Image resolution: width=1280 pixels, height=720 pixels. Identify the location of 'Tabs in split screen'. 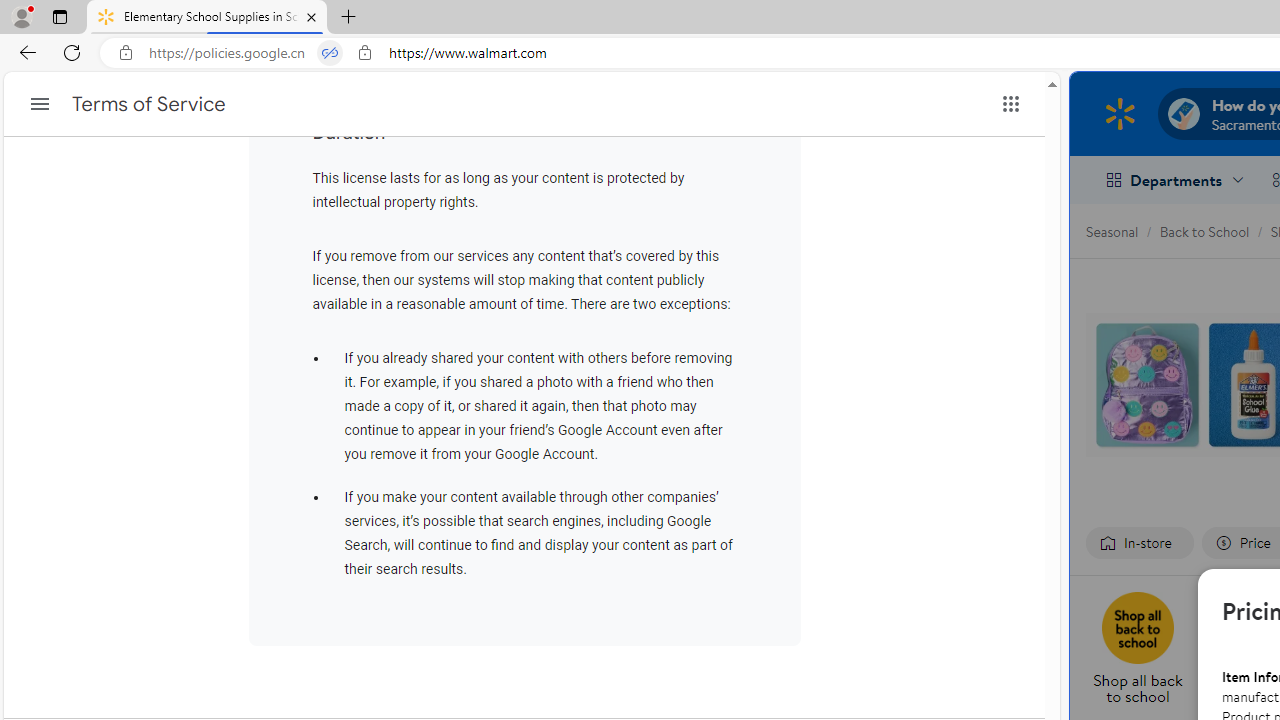
(330, 52).